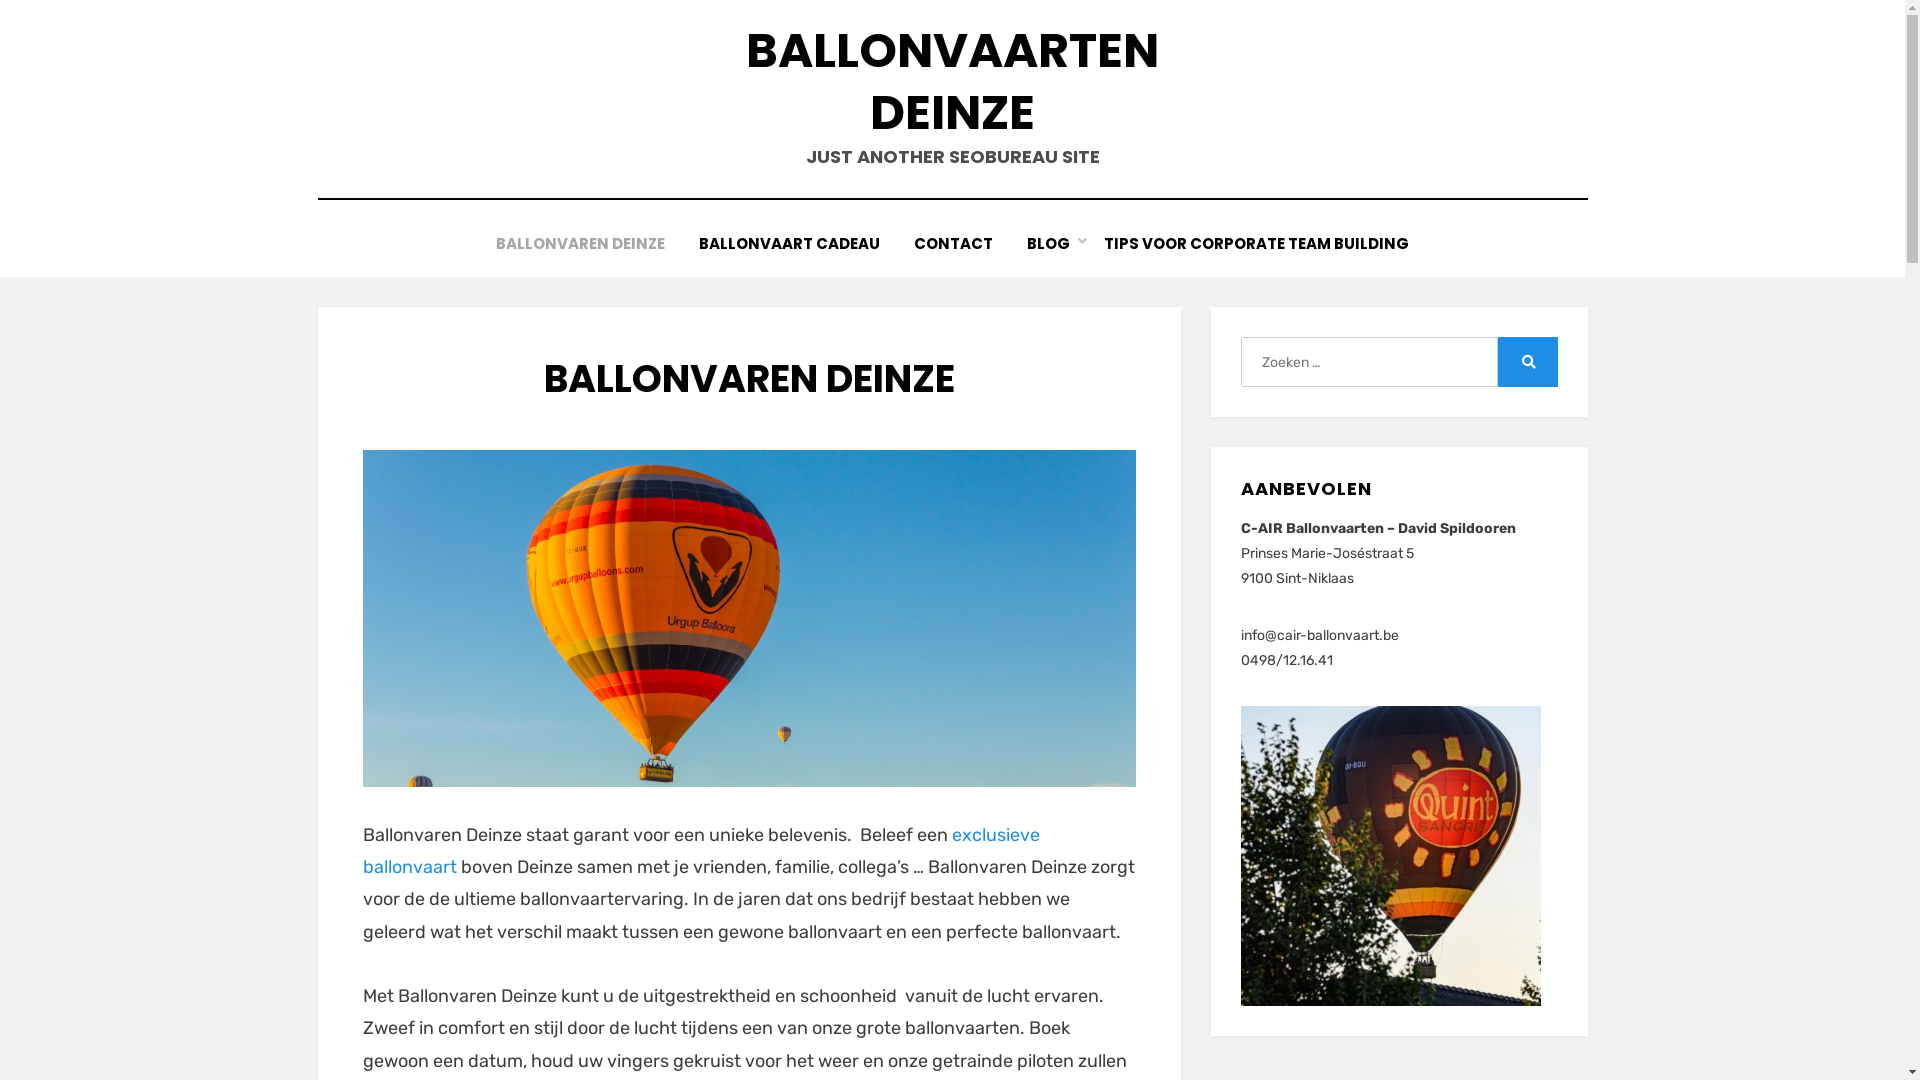 This screenshot has height=1080, width=1920. What do you see at coordinates (1286, 660) in the screenshot?
I see `'0498/12.16.41'` at bounding box center [1286, 660].